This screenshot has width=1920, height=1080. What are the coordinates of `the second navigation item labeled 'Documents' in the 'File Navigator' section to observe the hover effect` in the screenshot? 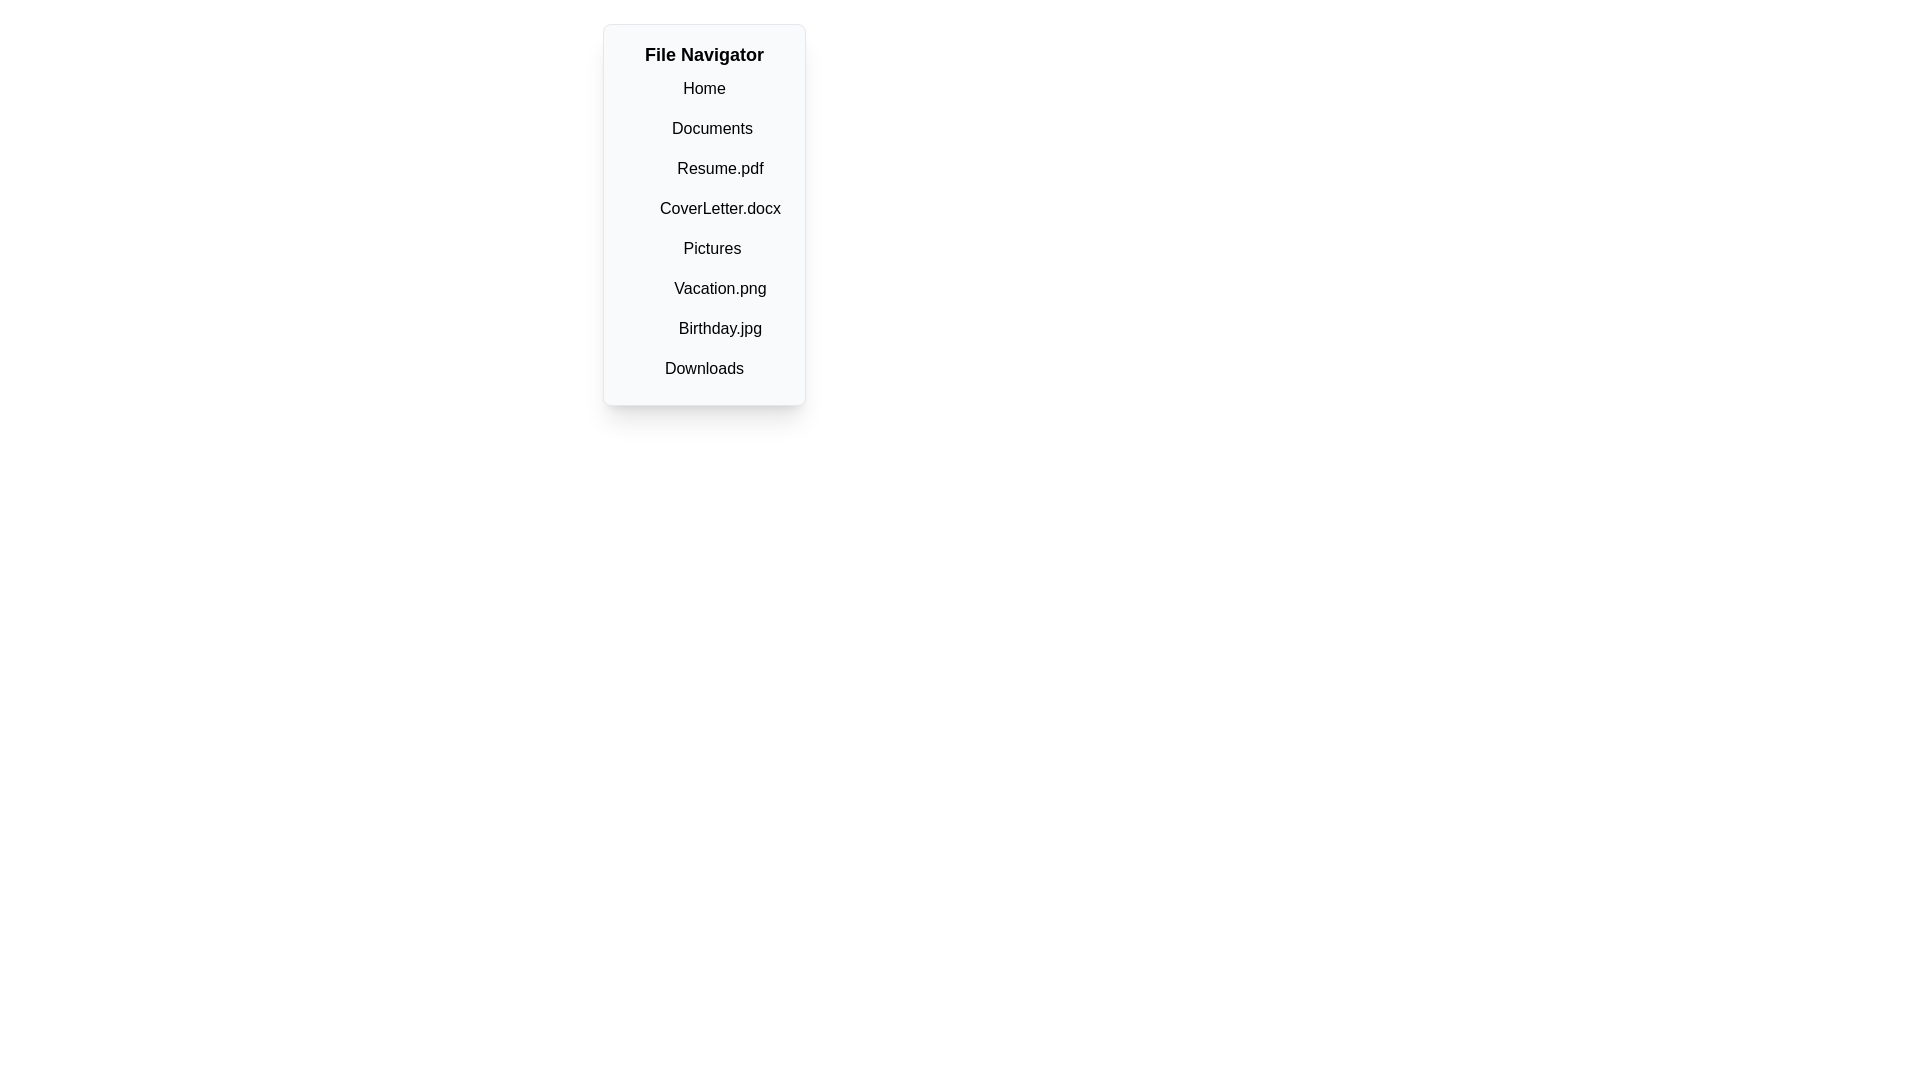 It's located at (712, 128).